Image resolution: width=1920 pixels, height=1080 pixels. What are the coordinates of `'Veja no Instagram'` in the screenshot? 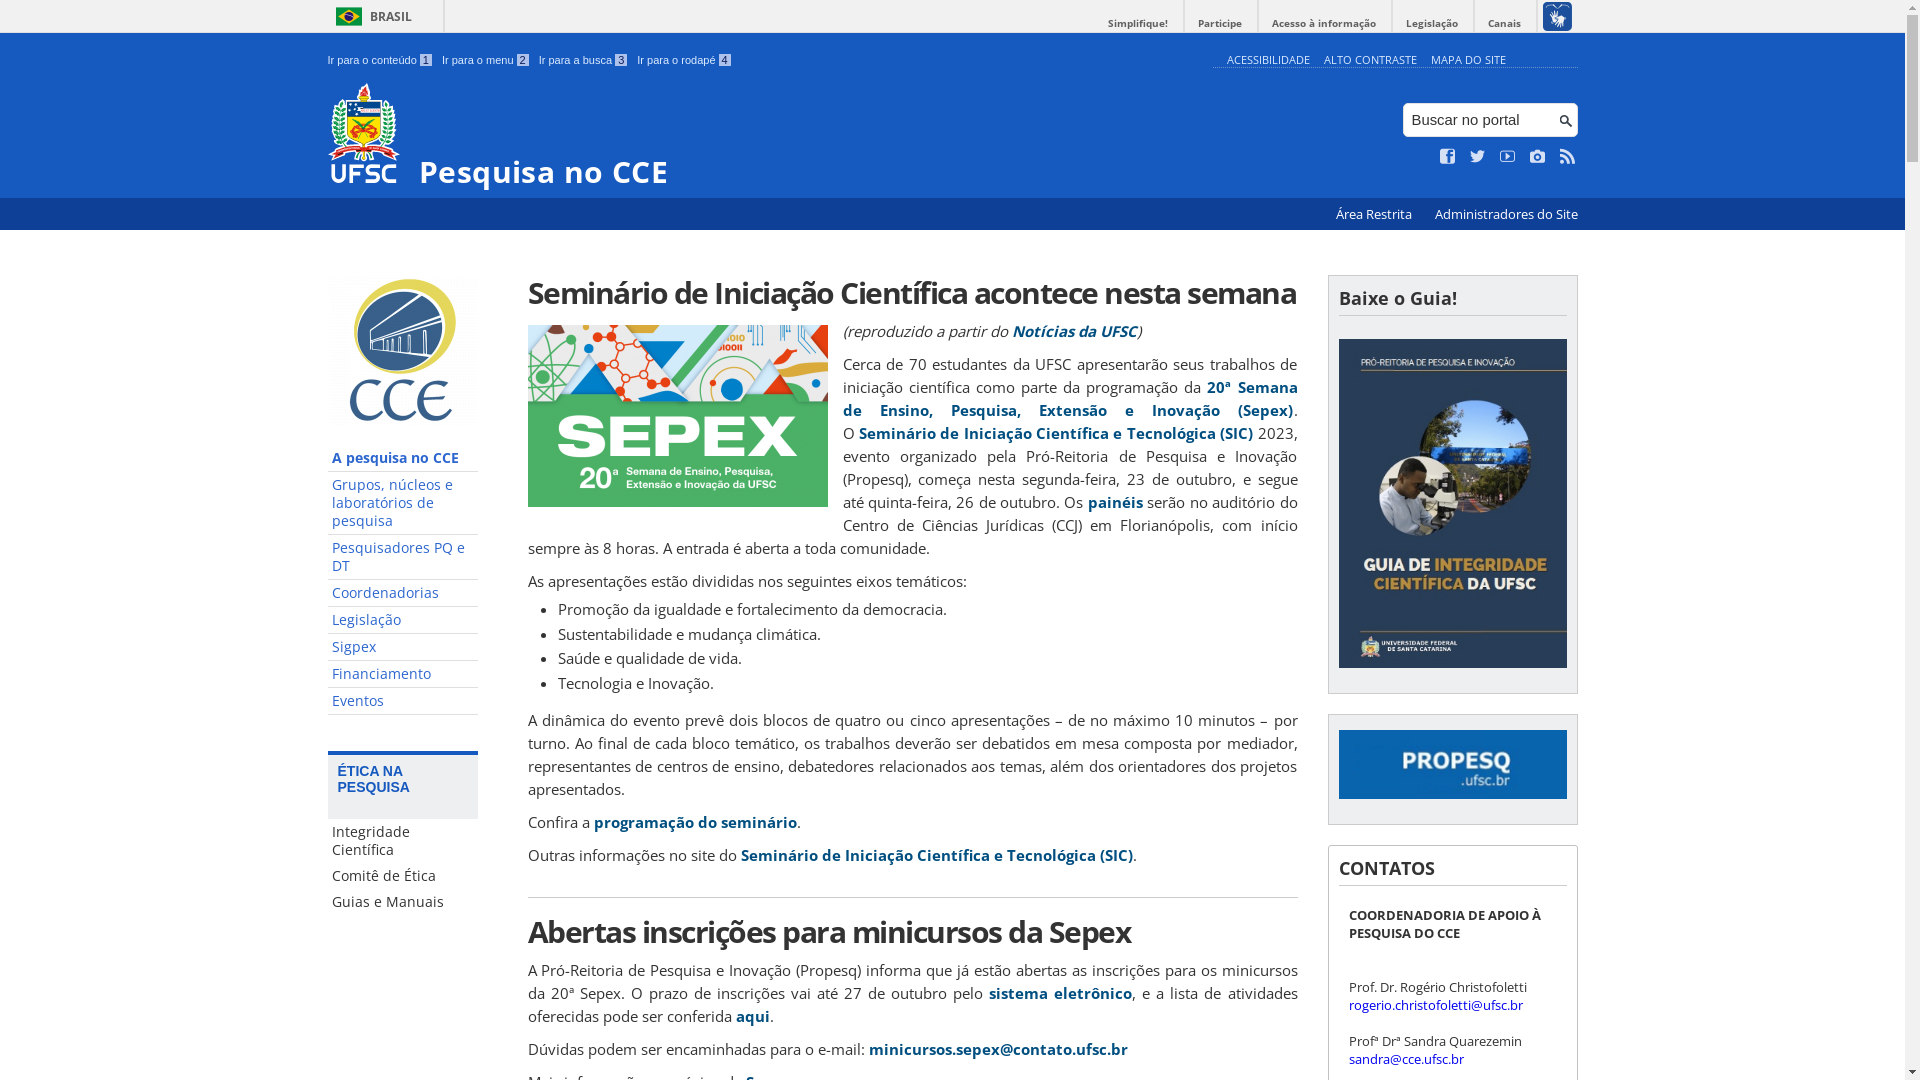 It's located at (1536, 156).